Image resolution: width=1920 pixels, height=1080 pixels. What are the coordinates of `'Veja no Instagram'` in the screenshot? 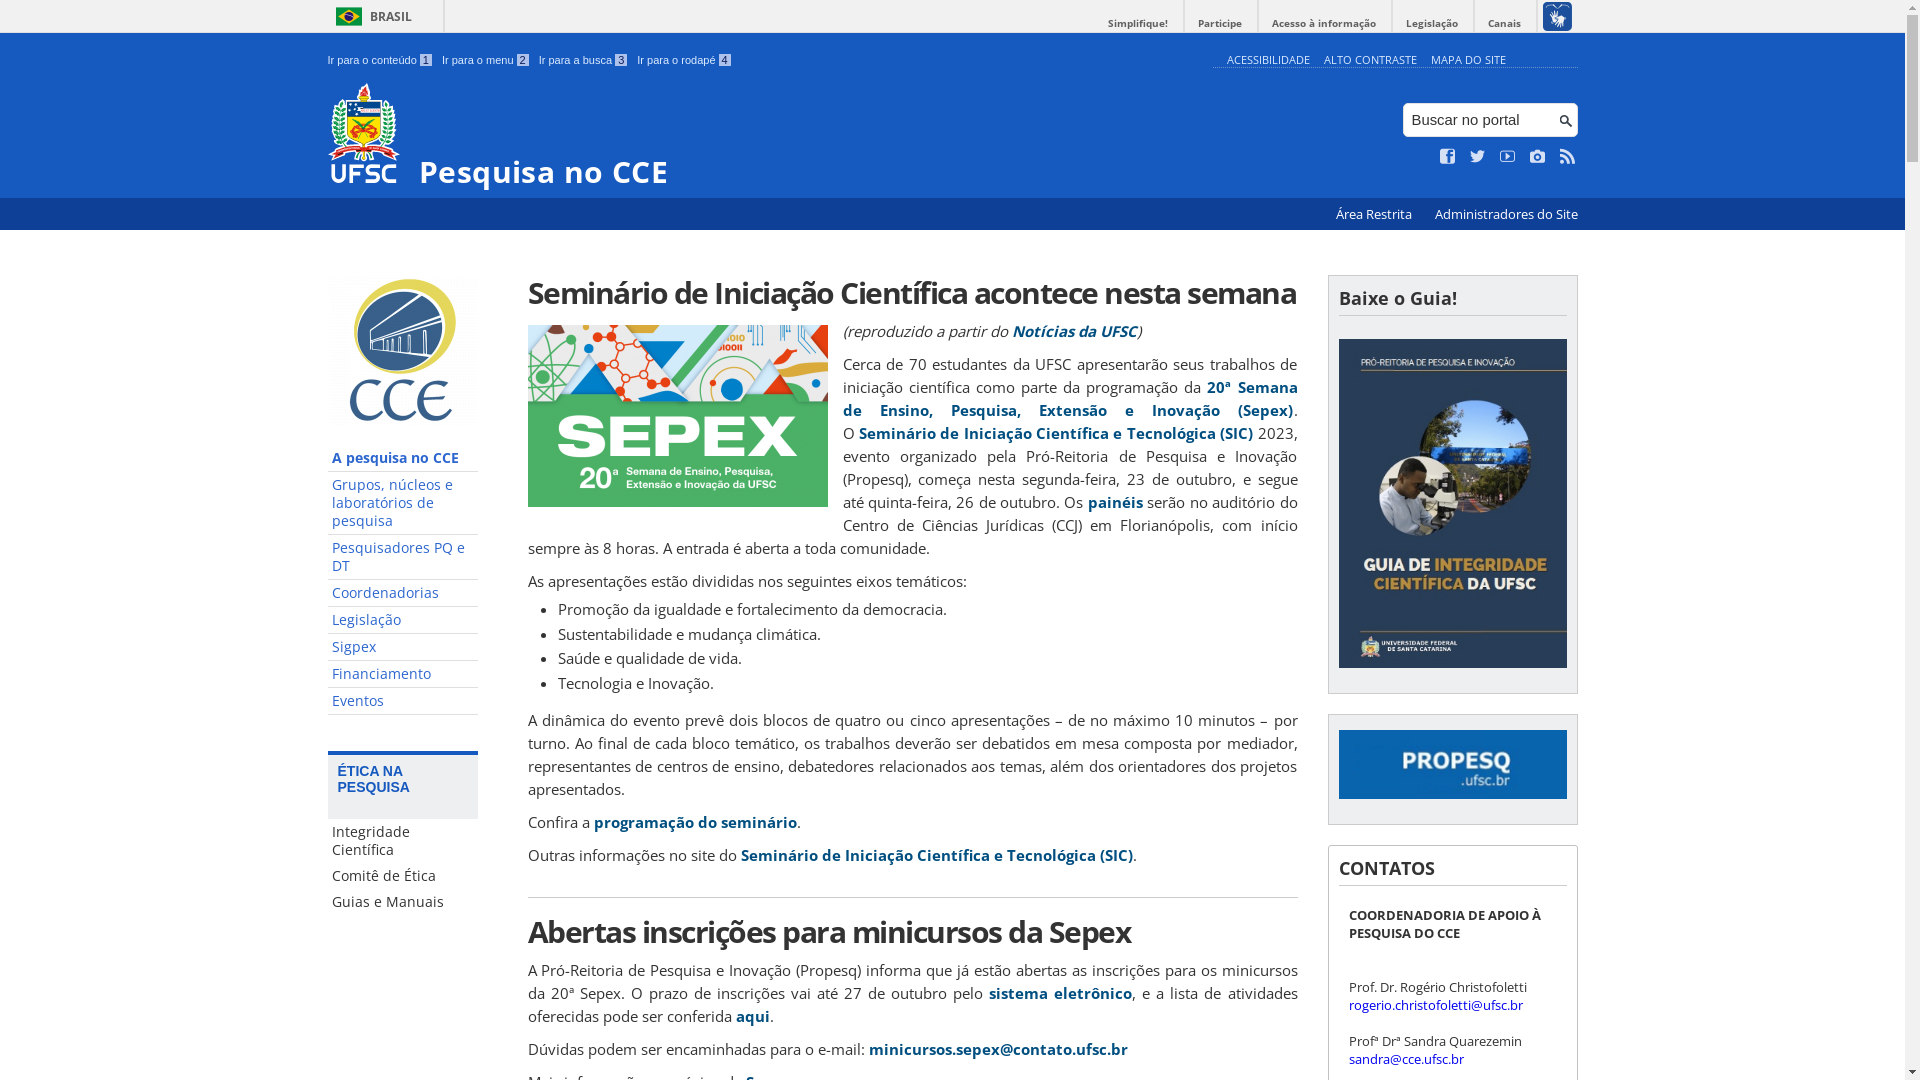 It's located at (1536, 156).